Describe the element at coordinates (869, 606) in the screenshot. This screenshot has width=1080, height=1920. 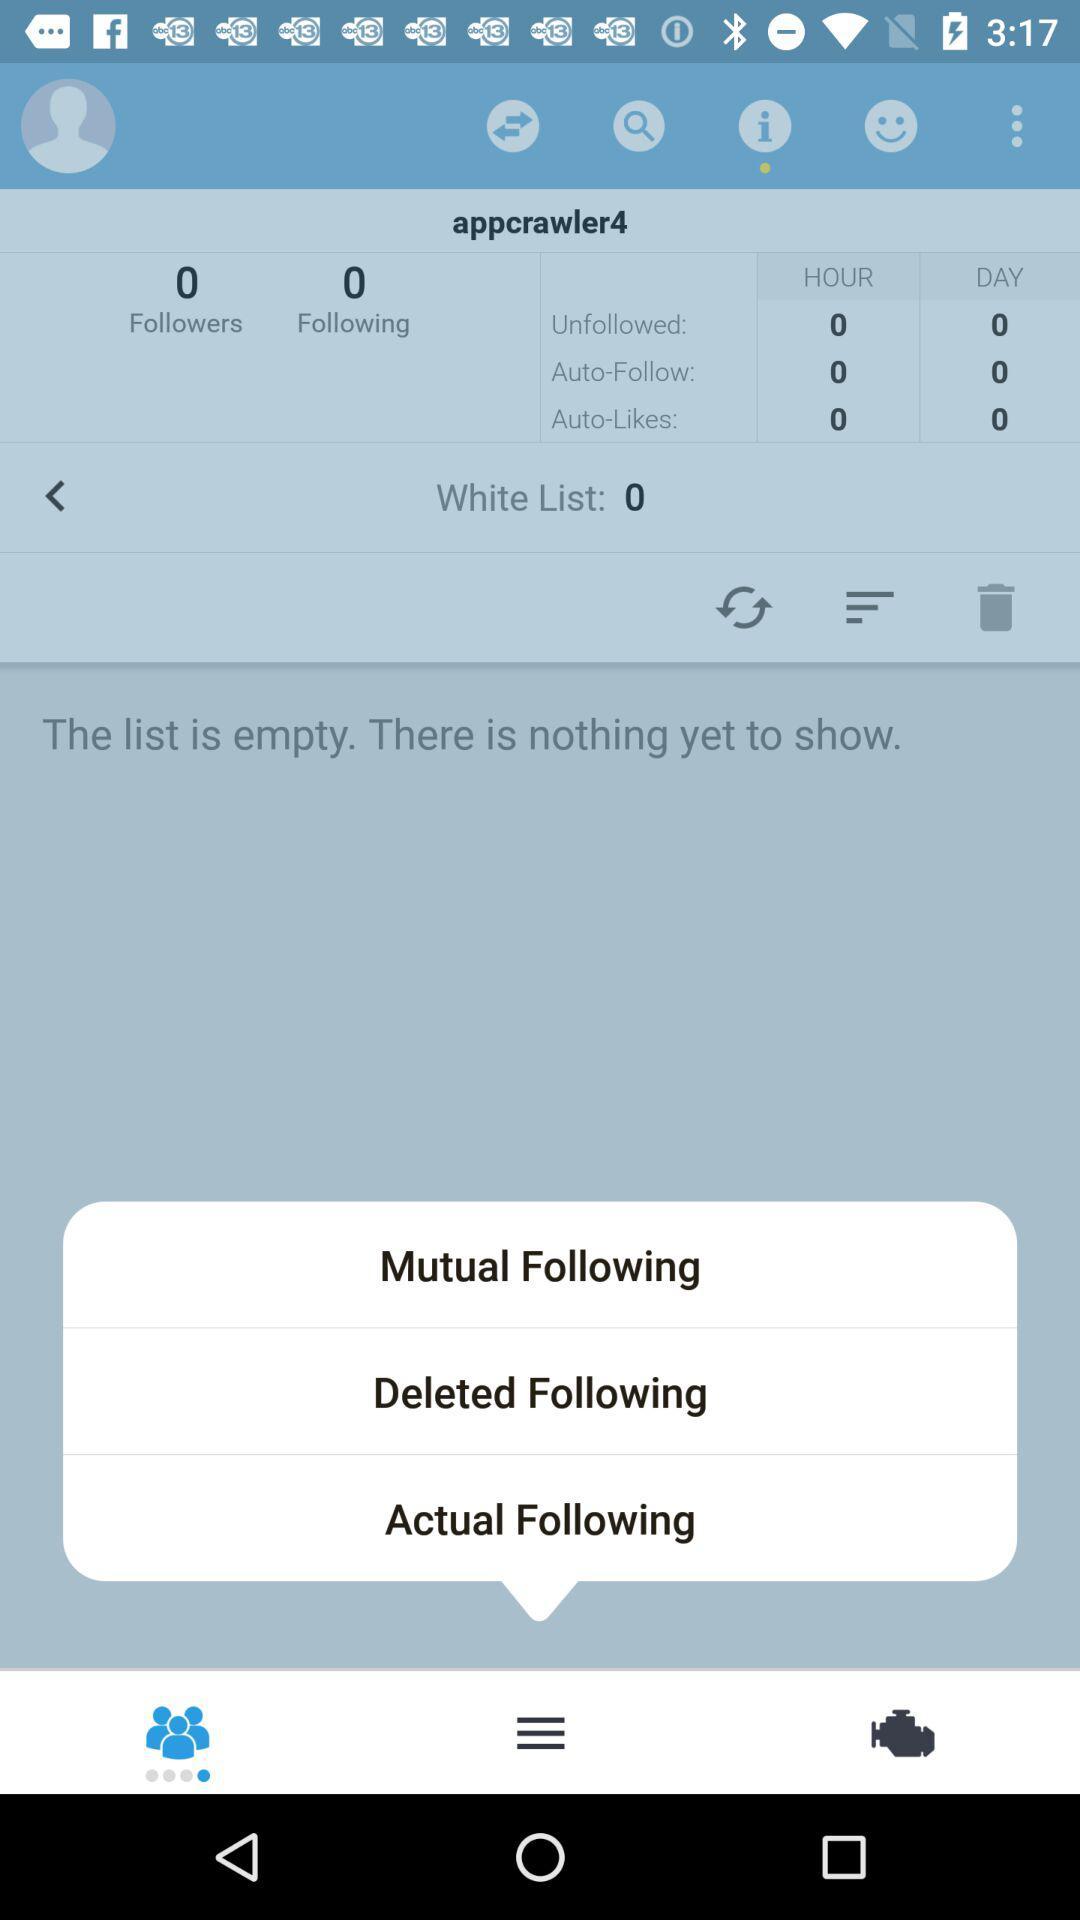
I see `appearence` at that location.